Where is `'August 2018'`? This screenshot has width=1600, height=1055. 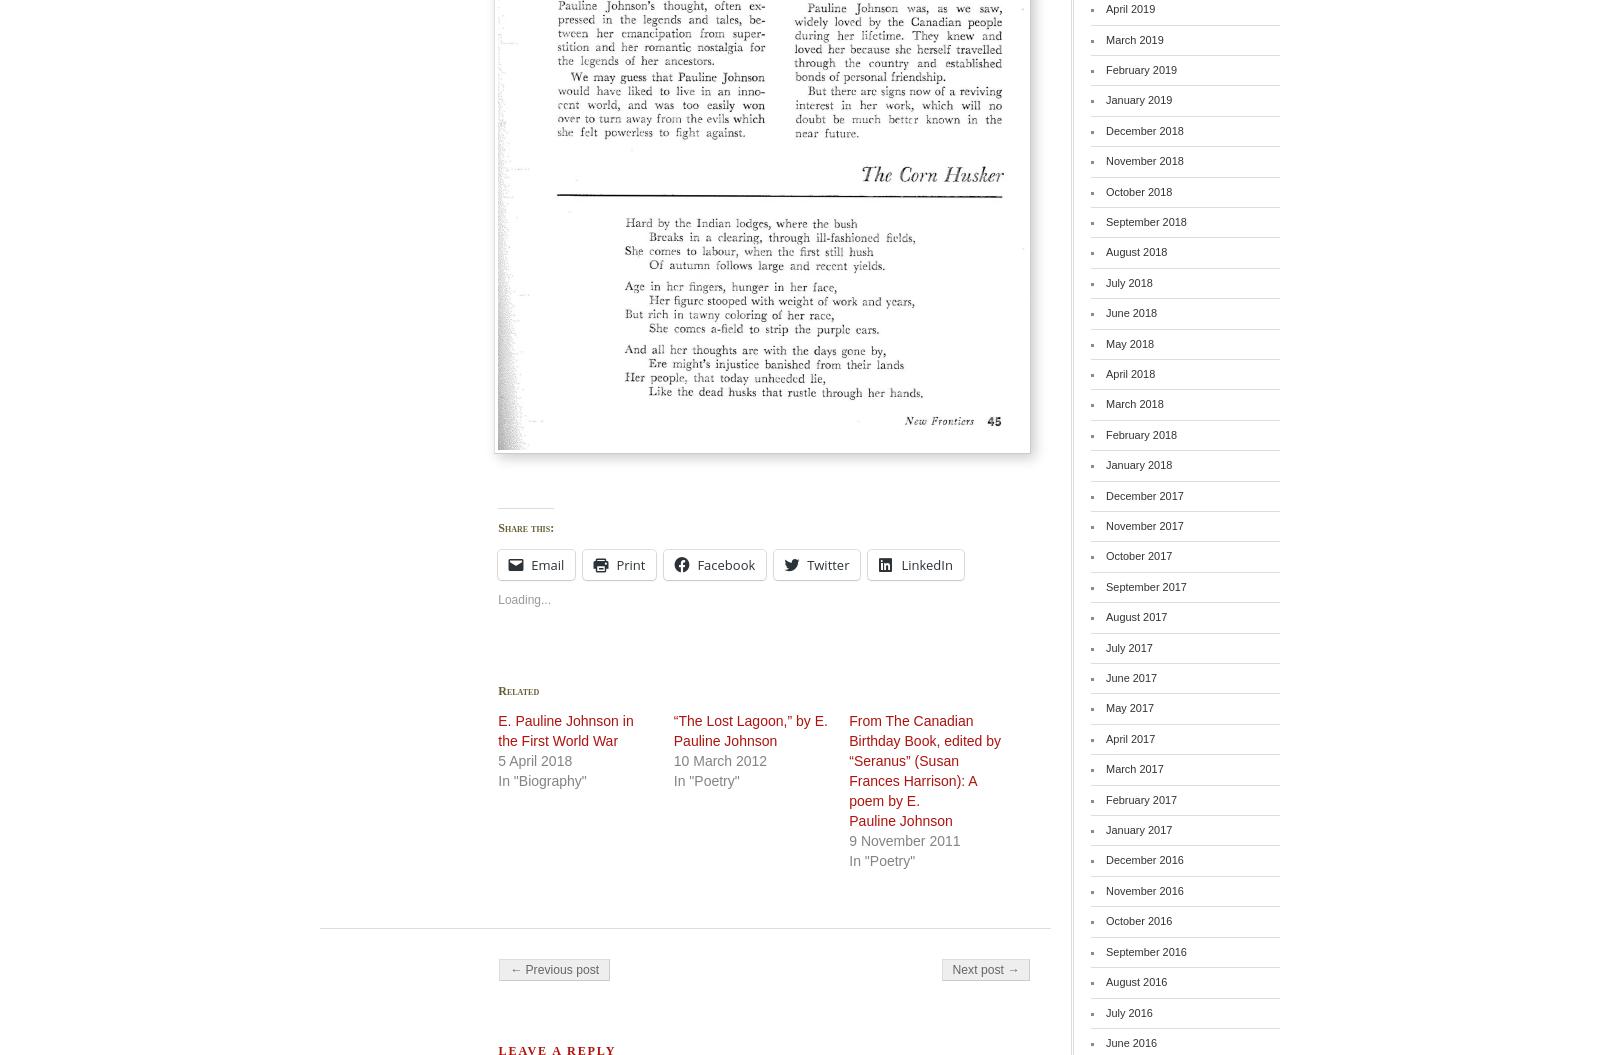
'August 2018' is located at coordinates (1136, 252).